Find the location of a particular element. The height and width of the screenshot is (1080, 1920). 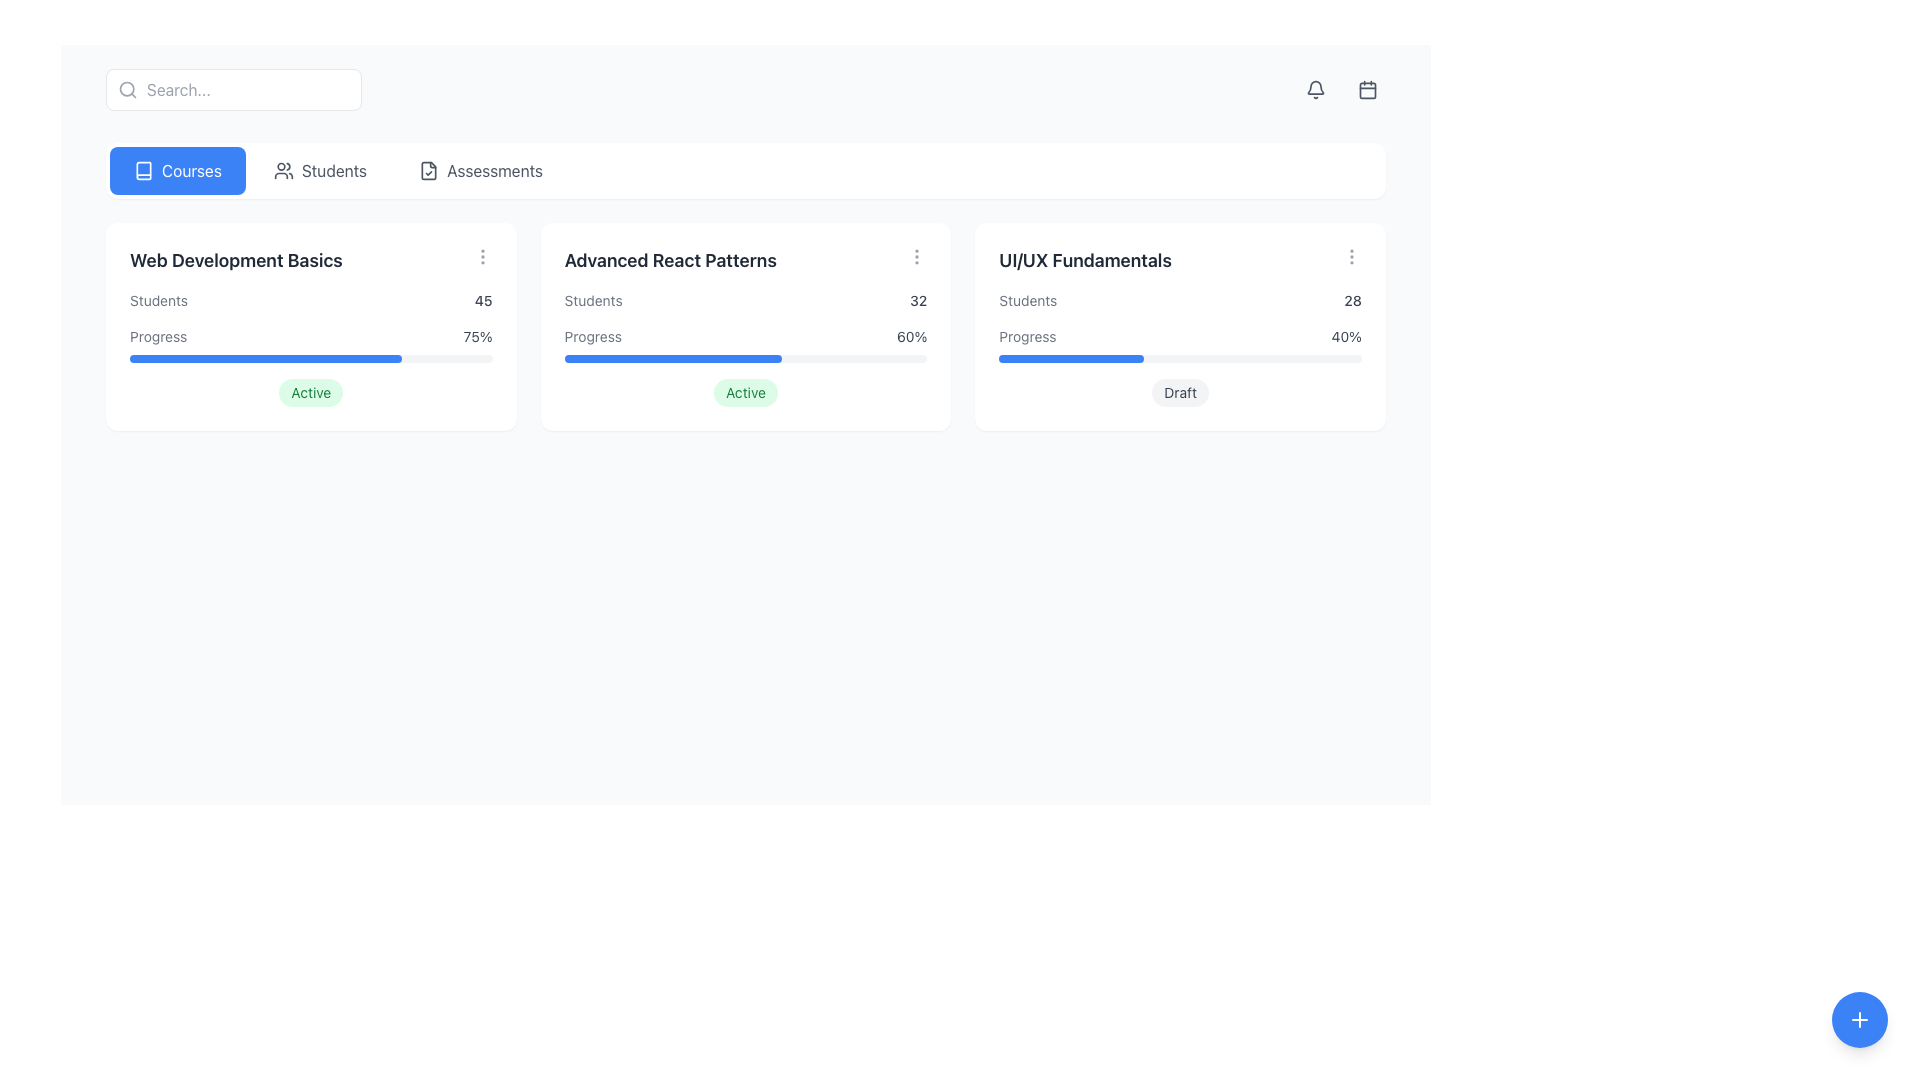

the search icon located on the left side inside the search input field, which visually represents the search functionality is located at coordinates (127, 88).